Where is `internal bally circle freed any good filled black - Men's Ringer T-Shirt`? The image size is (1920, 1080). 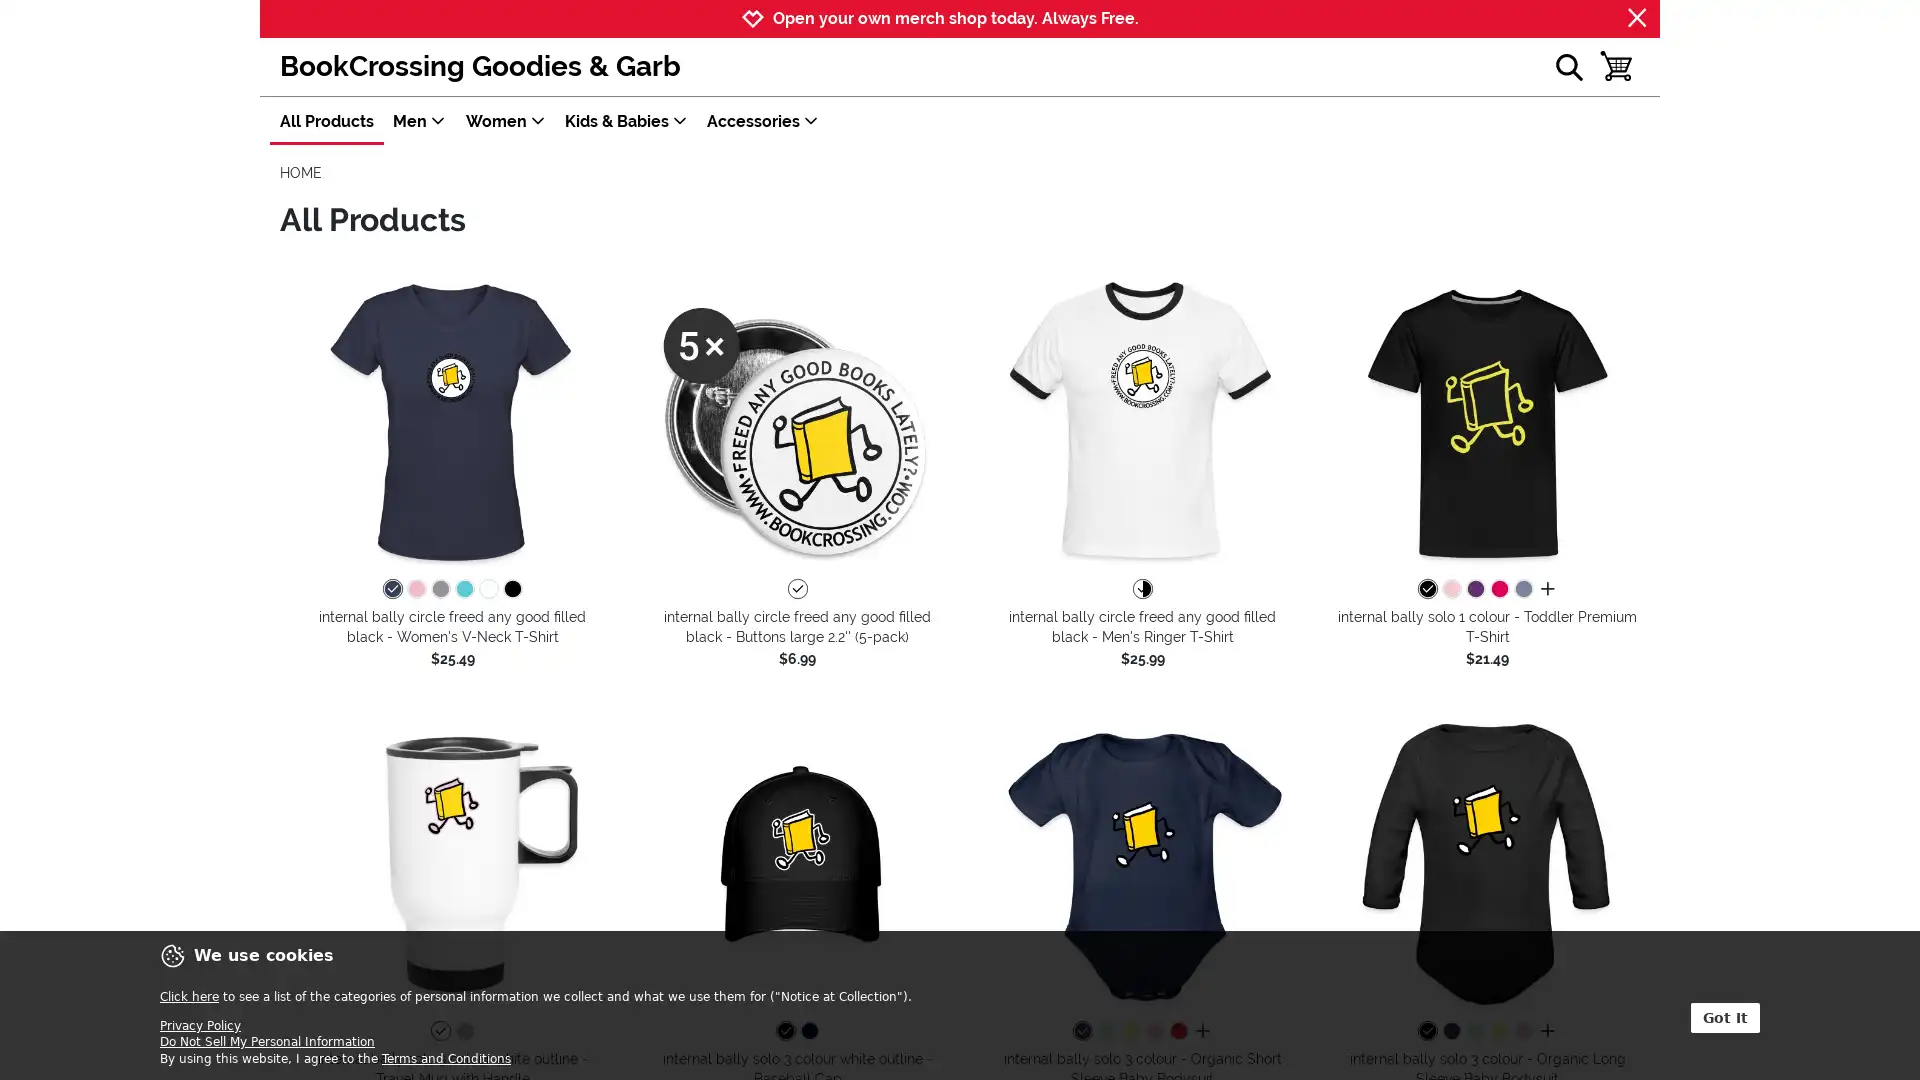 internal bally circle freed any good filled black - Men's Ringer T-Shirt is located at coordinates (1142, 420).